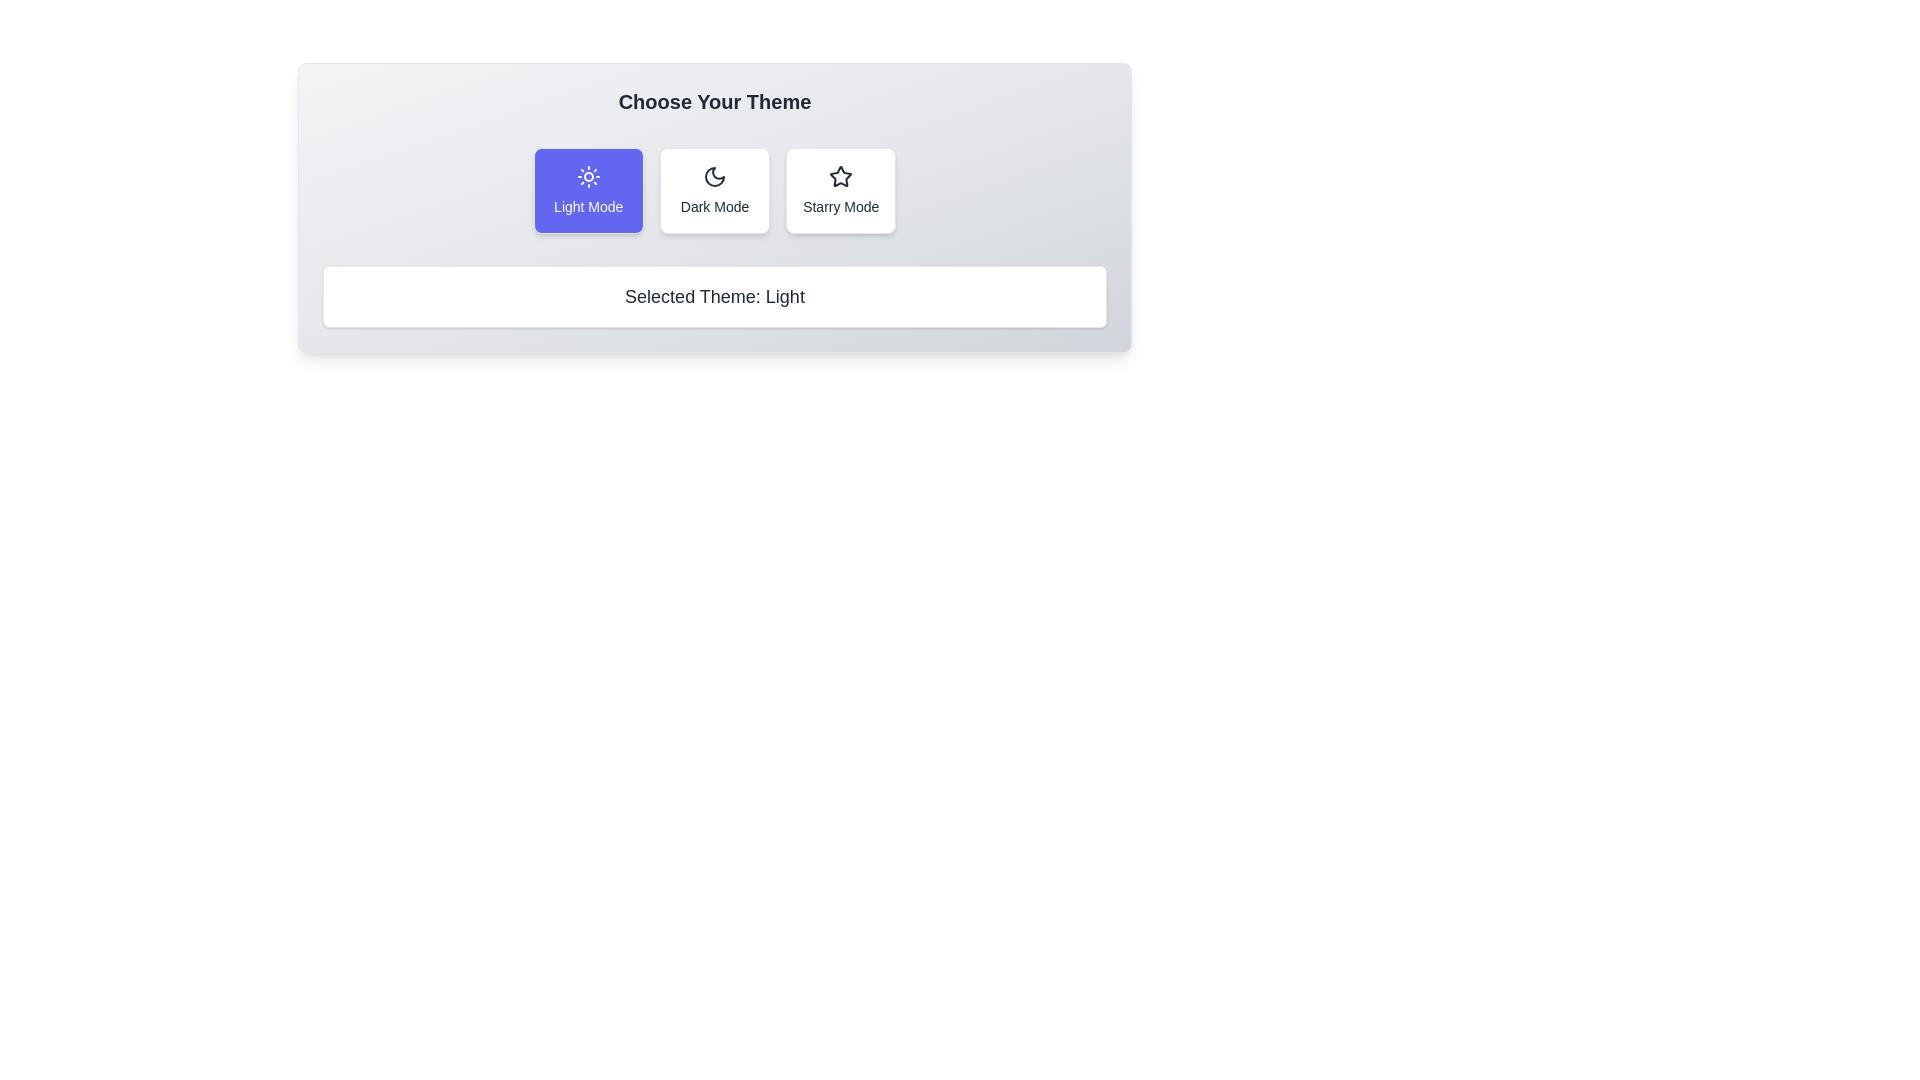 The height and width of the screenshot is (1080, 1920). What do you see at coordinates (715, 191) in the screenshot?
I see `the button labeled Dark Mode to observe its hover effect` at bounding box center [715, 191].